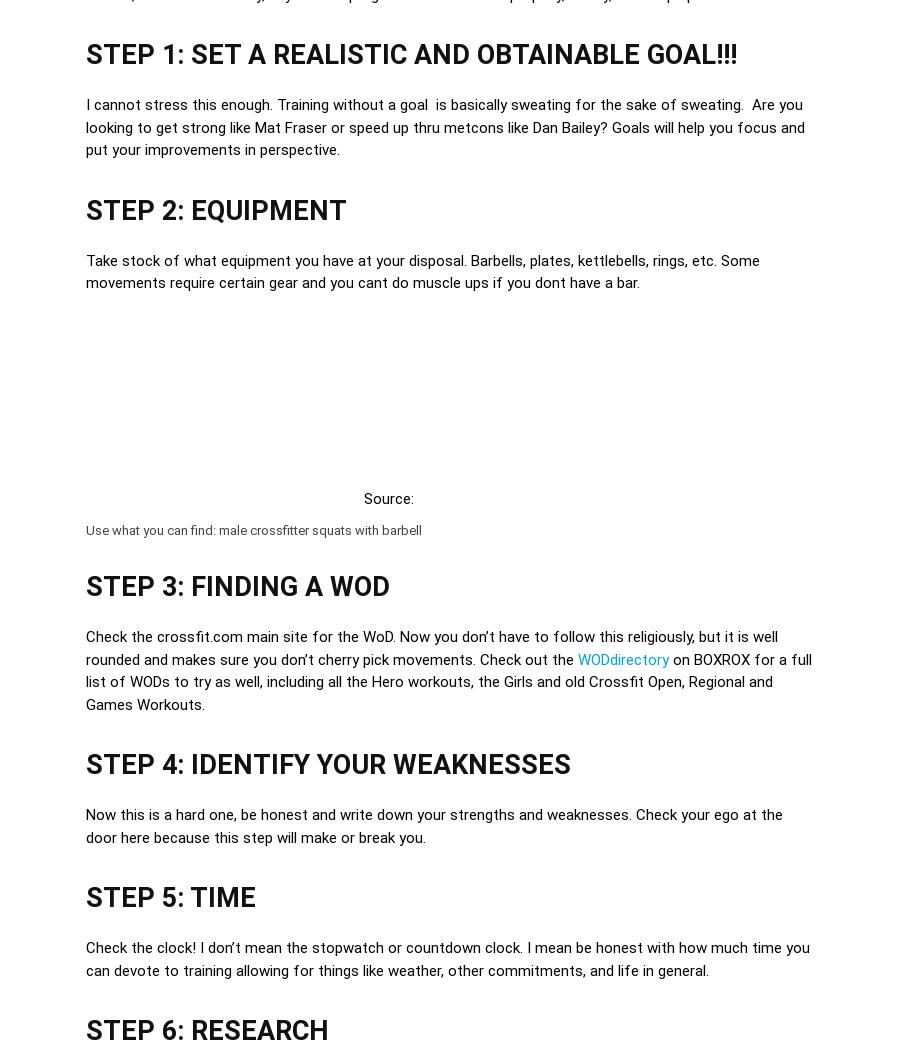  What do you see at coordinates (363, 499) in the screenshot?
I see `'Source:'` at bounding box center [363, 499].